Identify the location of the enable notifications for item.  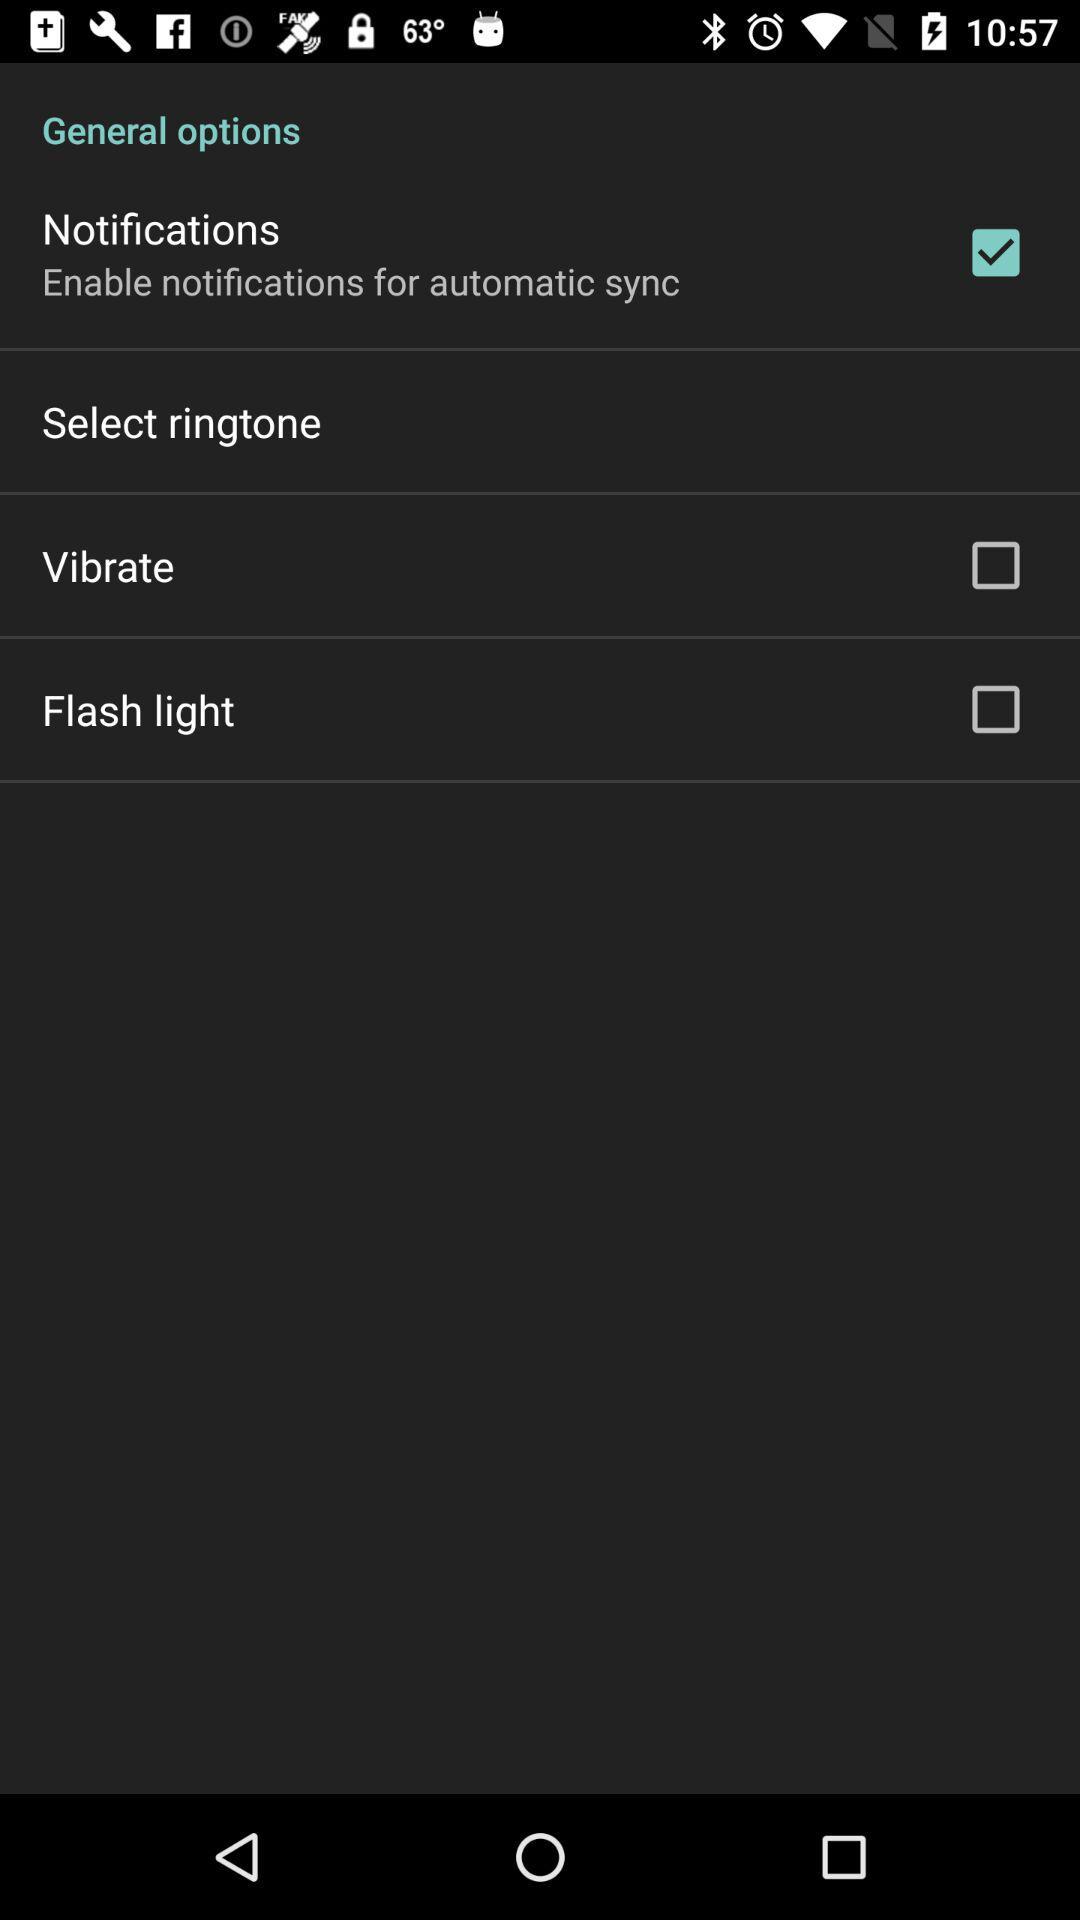
(361, 280).